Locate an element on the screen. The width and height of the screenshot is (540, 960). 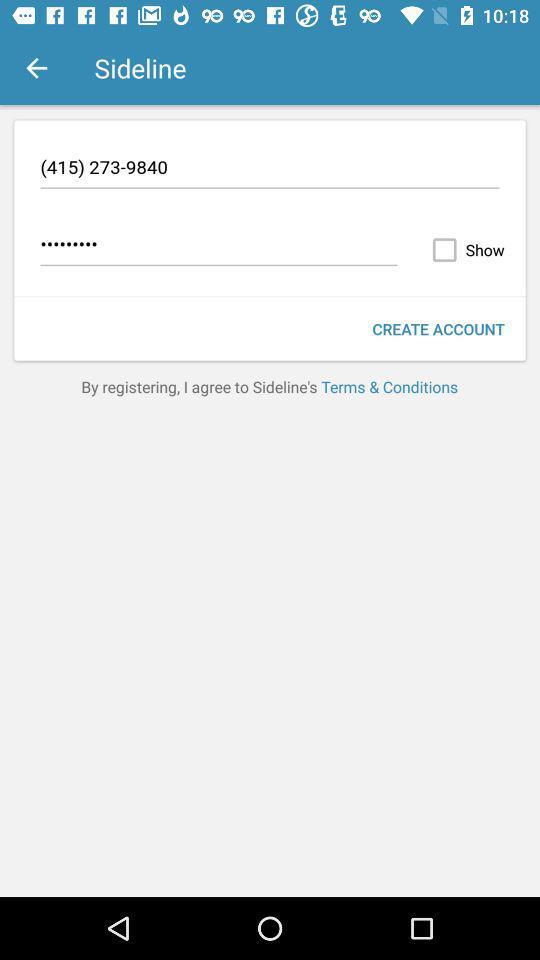
item below (415) 273-9840 is located at coordinates (464, 249).